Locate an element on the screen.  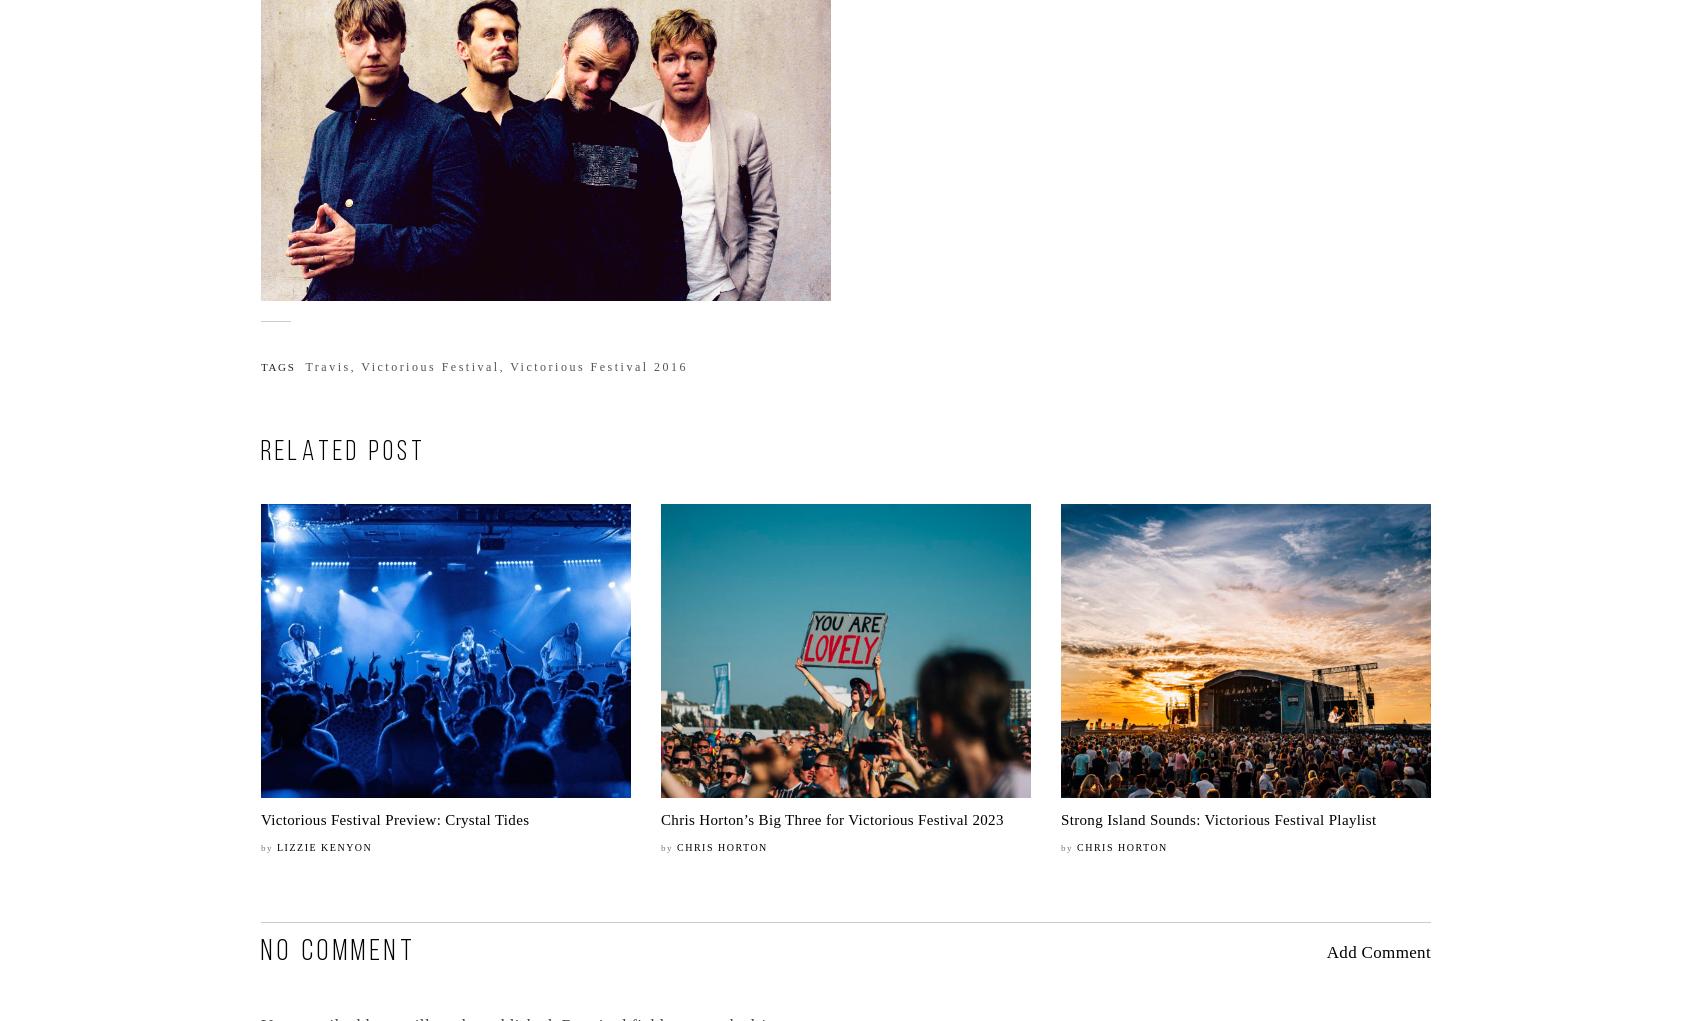
'Victorious Festival Preview: Crystal Tides' is located at coordinates (261, 818).